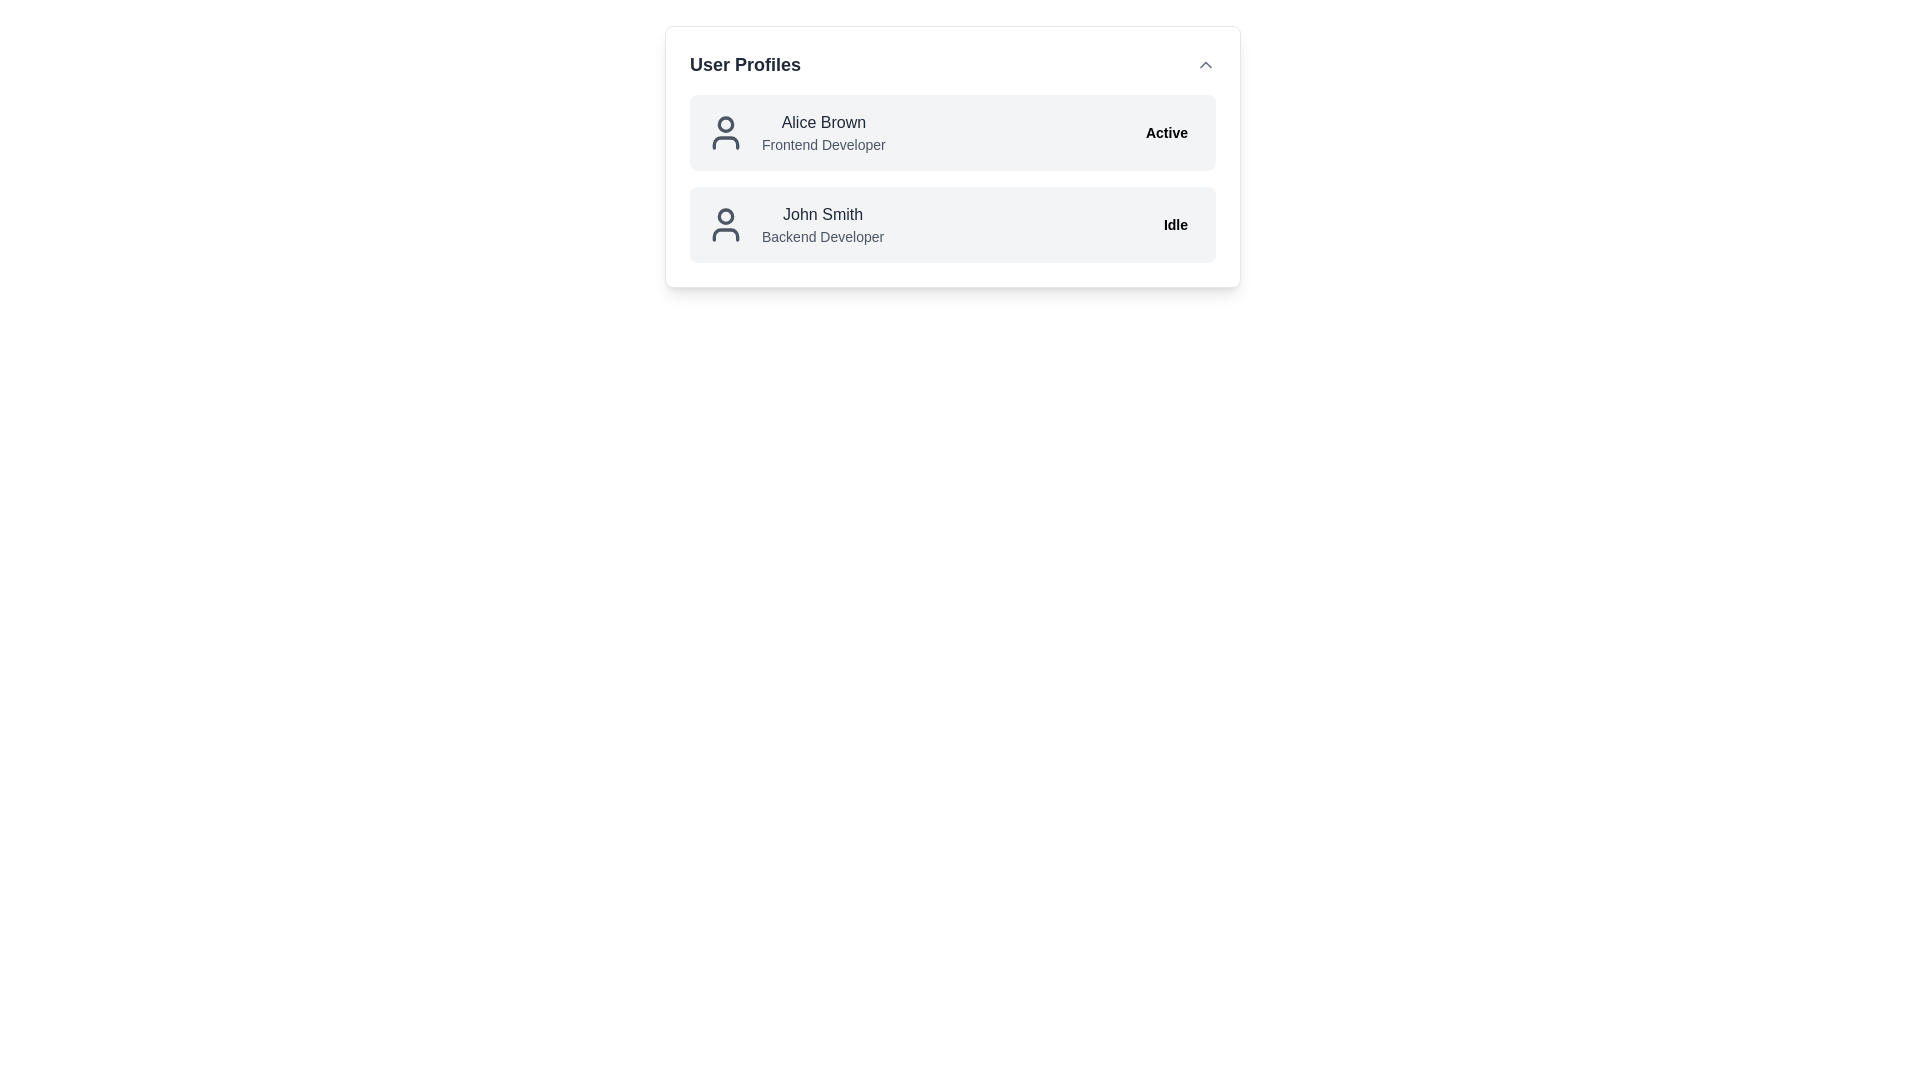 The image size is (1920, 1080). What do you see at coordinates (724, 132) in the screenshot?
I see `the user profile icon representing 'Alice Brown', which is the leftmost visual component in the row containing her information` at bounding box center [724, 132].